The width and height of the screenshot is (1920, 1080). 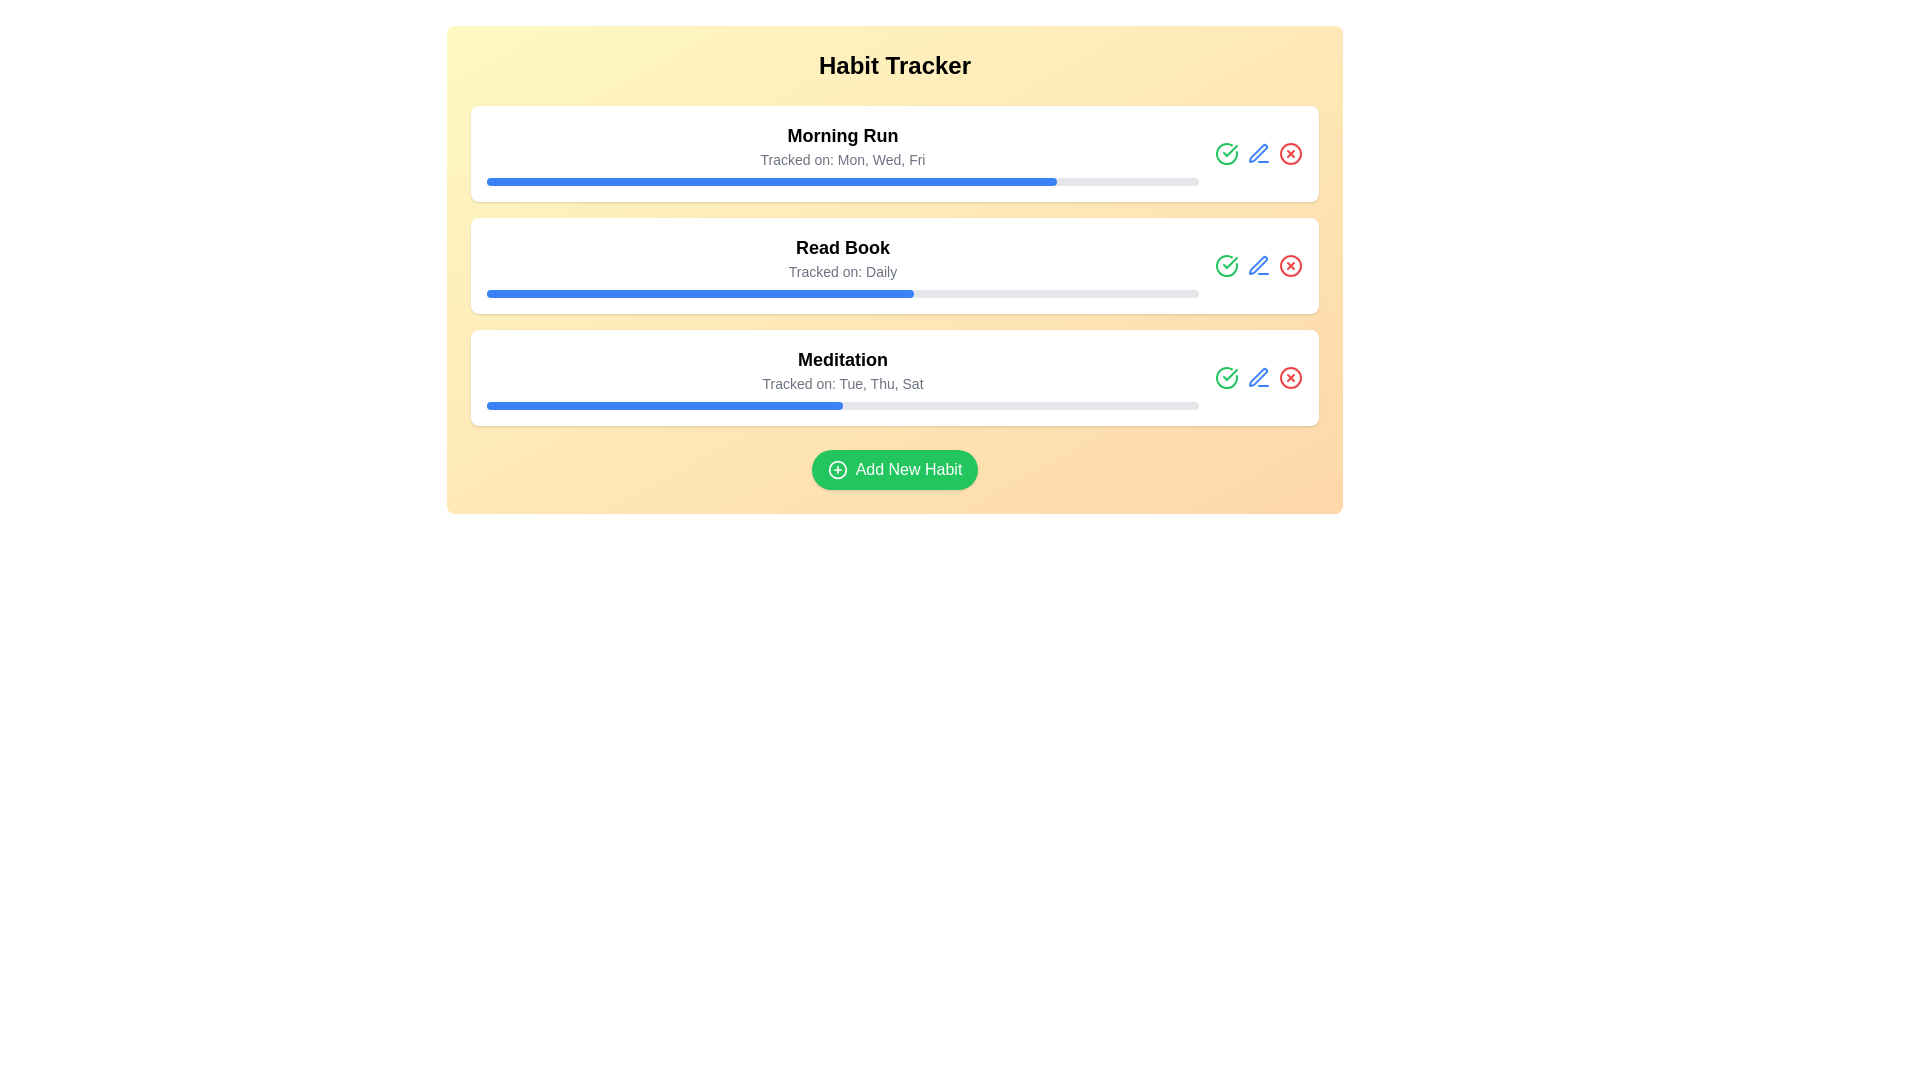 What do you see at coordinates (843, 246) in the screenshot?
I see `the static text label displaying 'Read Book', which is bold and large, prominently positioned in the middle of the interface, above the text 'Tracked on: Daily'` at bounding box center [843, 246].